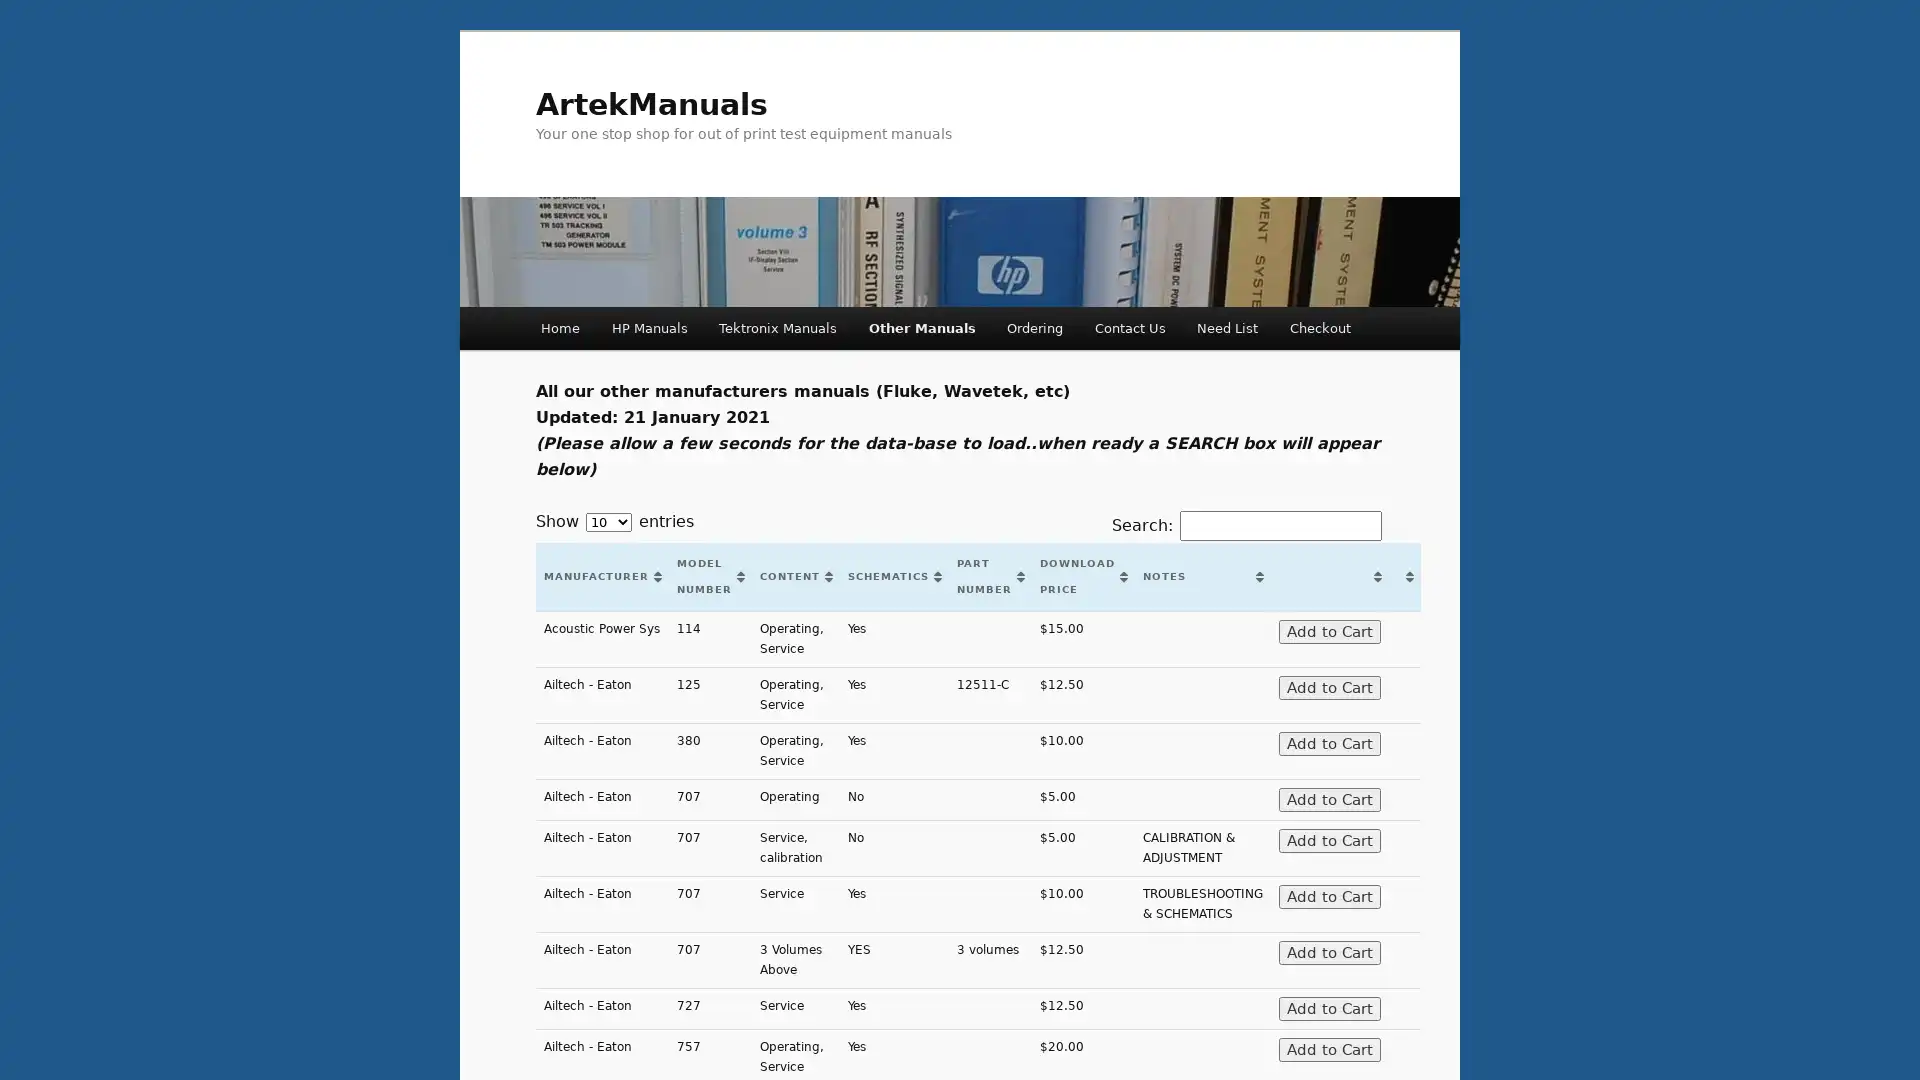 Image resolution: width=1920 pixels, height=1080 pixels. Describe the element at coordinates (1329, 1009) in the screenshot. I see `Add to Cart` at that location.